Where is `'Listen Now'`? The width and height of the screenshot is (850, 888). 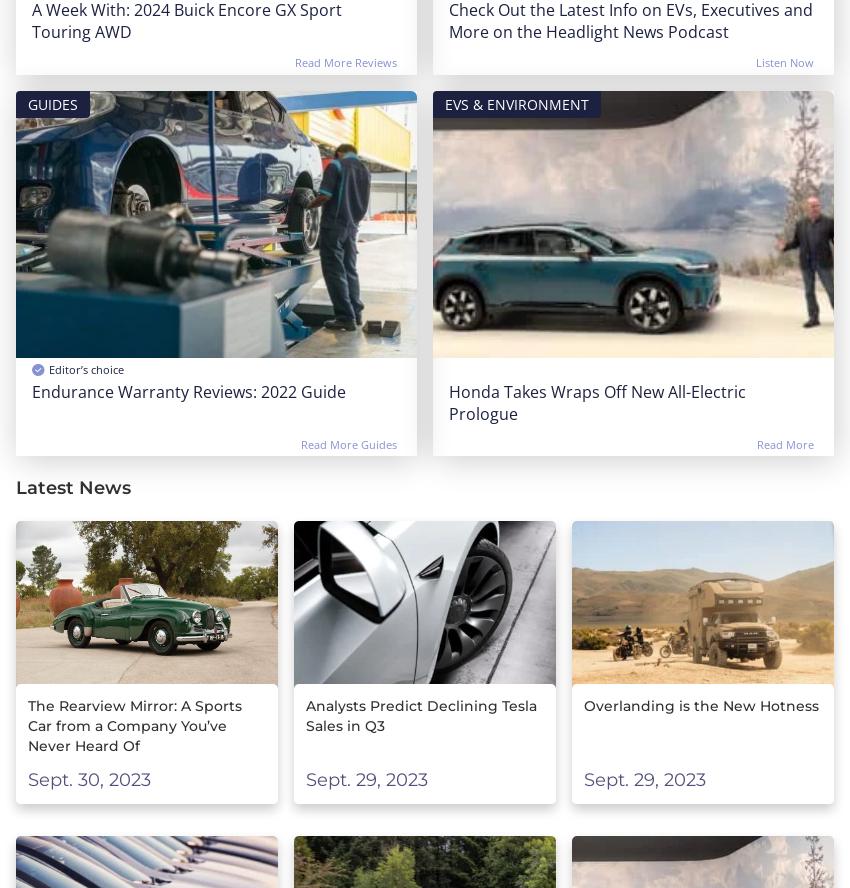
'Listen Now' is located at coordinates (783, 61).